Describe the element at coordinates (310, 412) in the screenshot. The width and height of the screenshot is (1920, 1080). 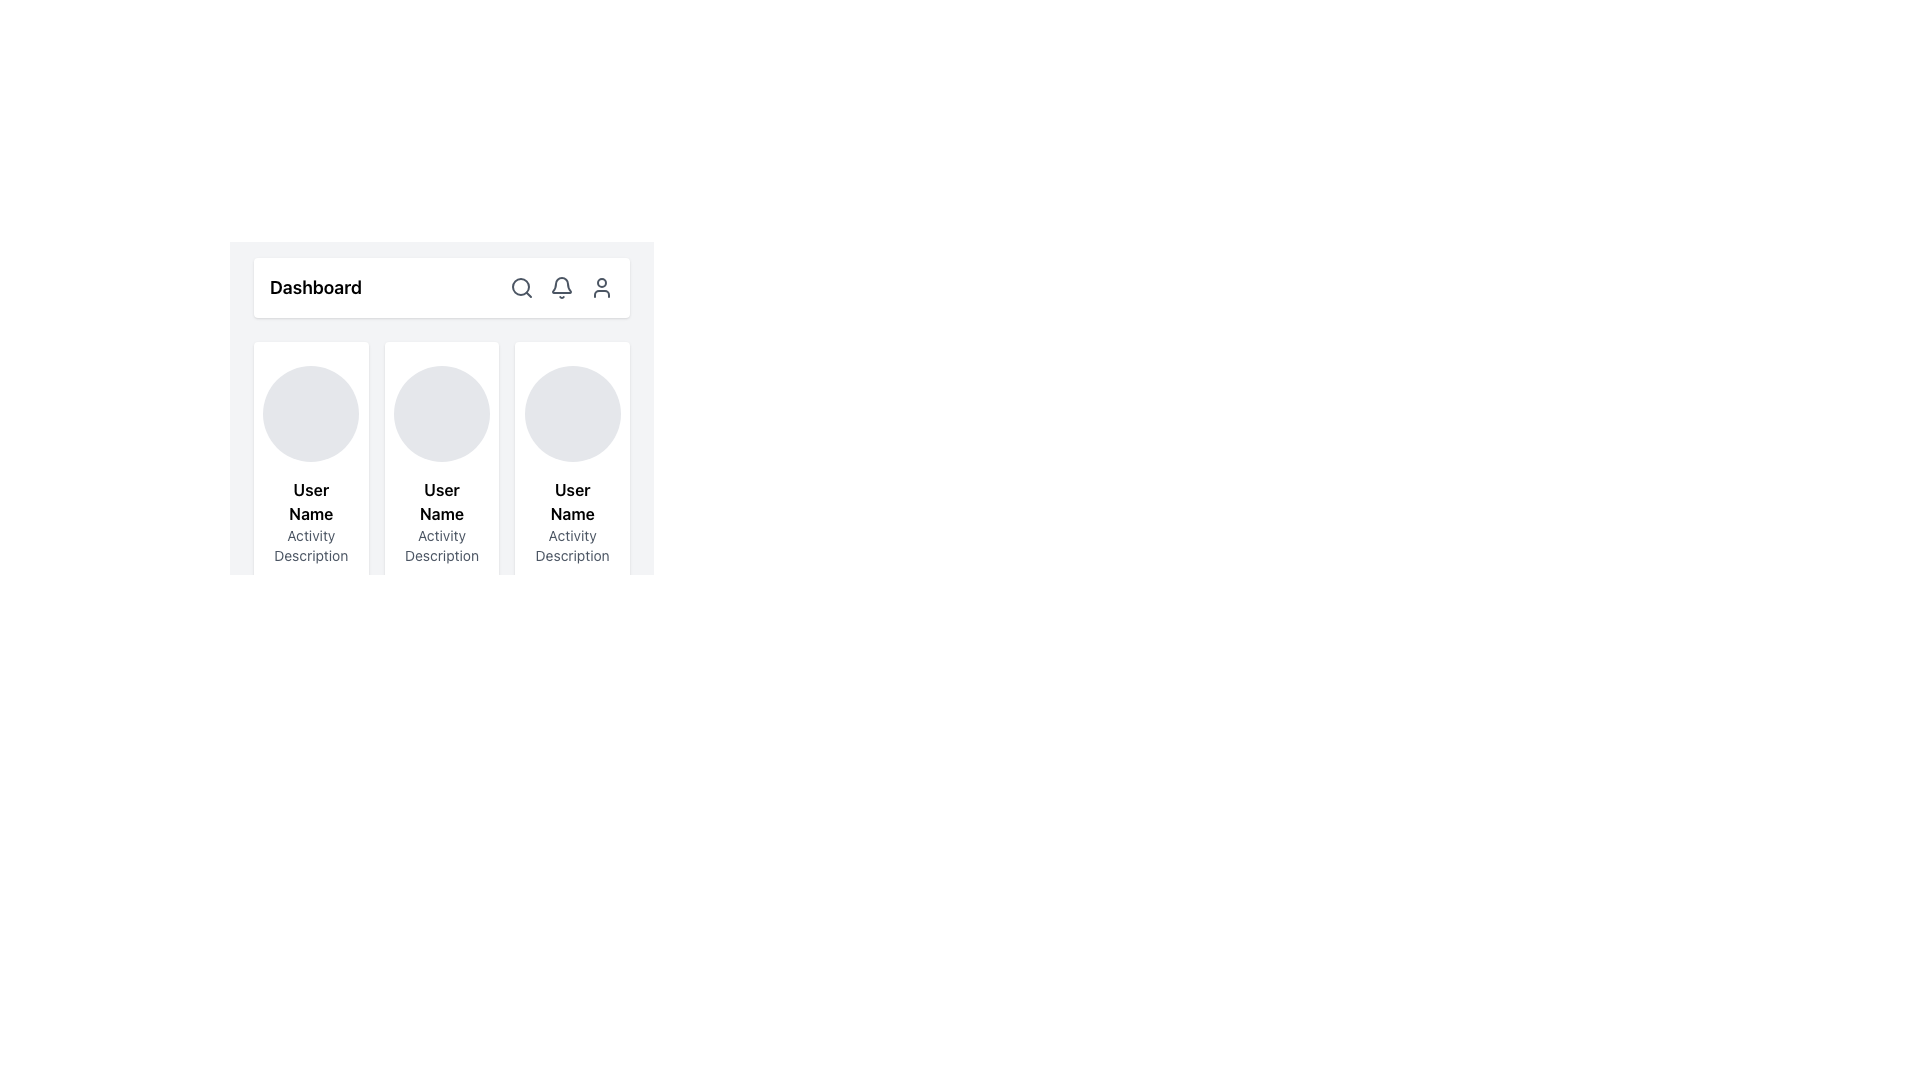
I see `the circular static placeholder element with a gray background located near the top of the leftmost card in a horizontally aligned array` at that location.